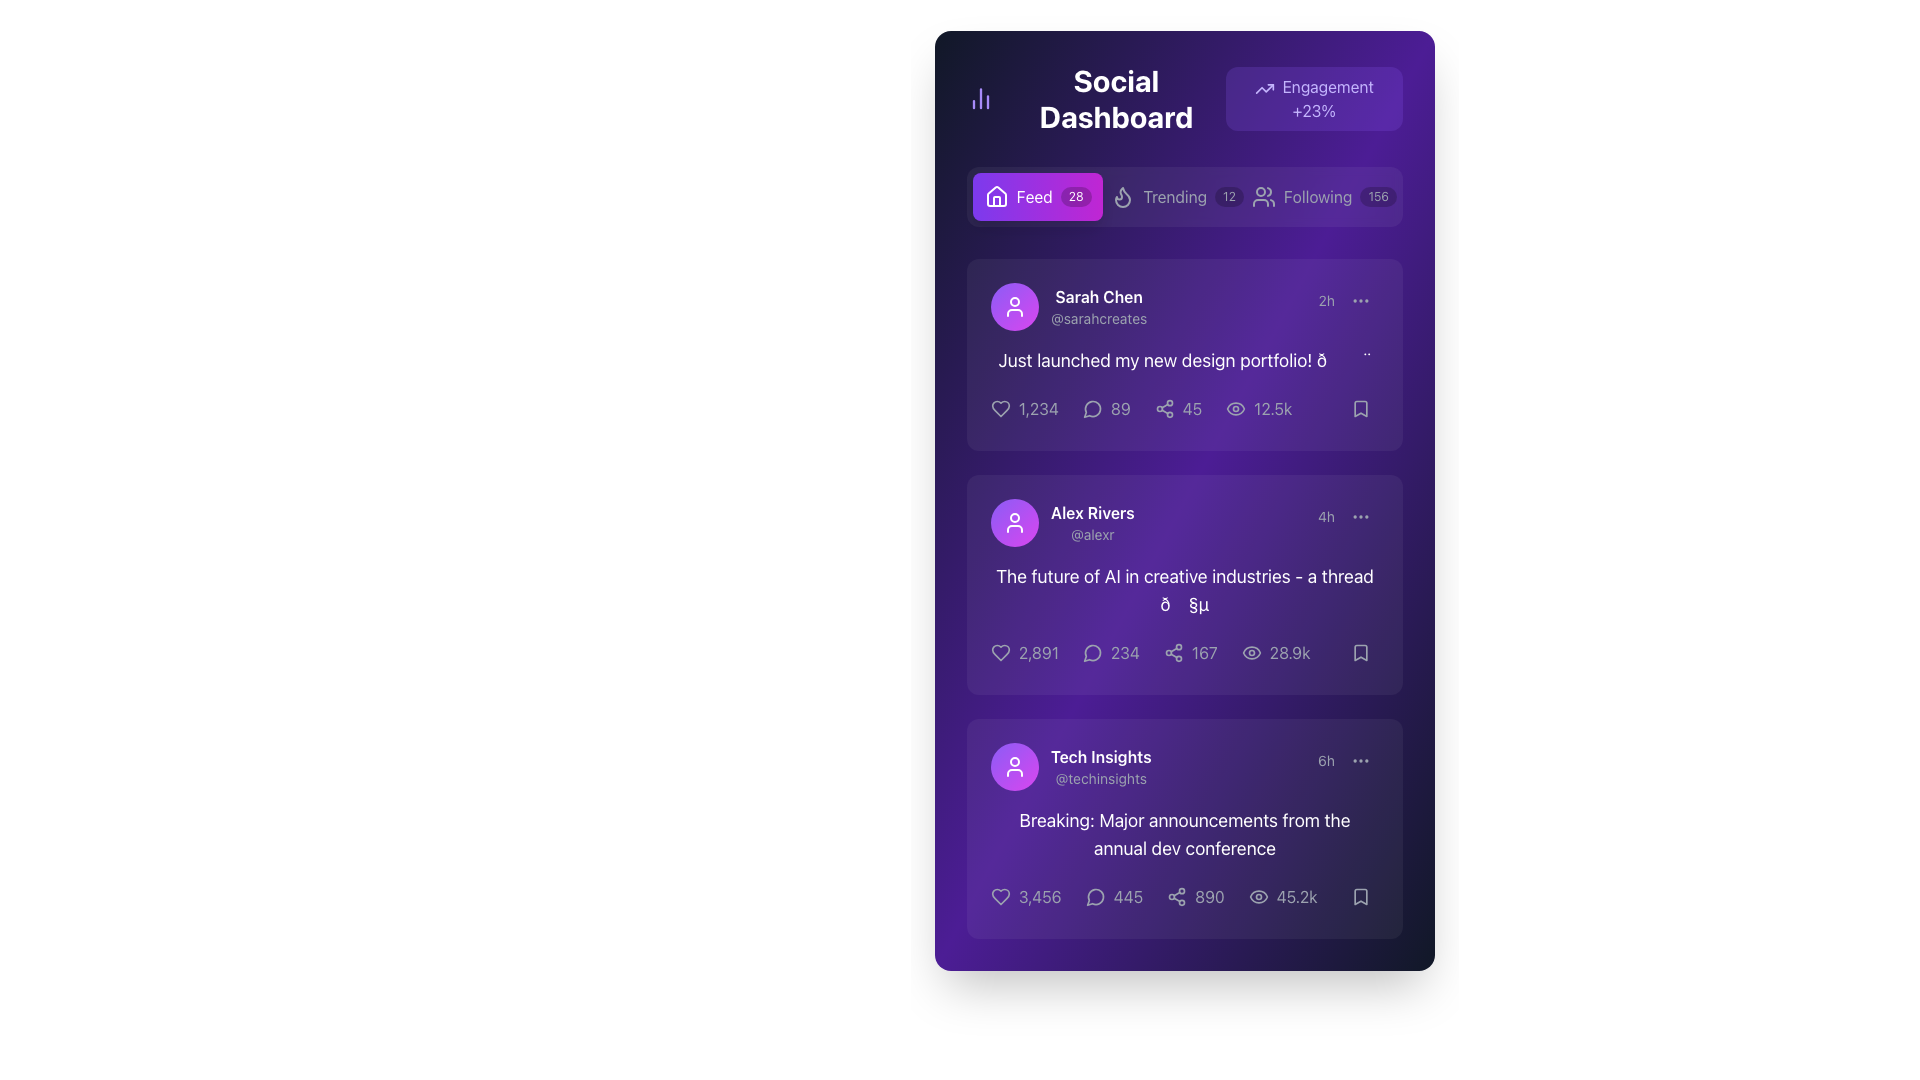 The height and width of the screenshot is (1080, 1920). I want to click on the text label that conveys the user's message in Sarah Chen's post, which is centered within the post card, so click(1185, 361).